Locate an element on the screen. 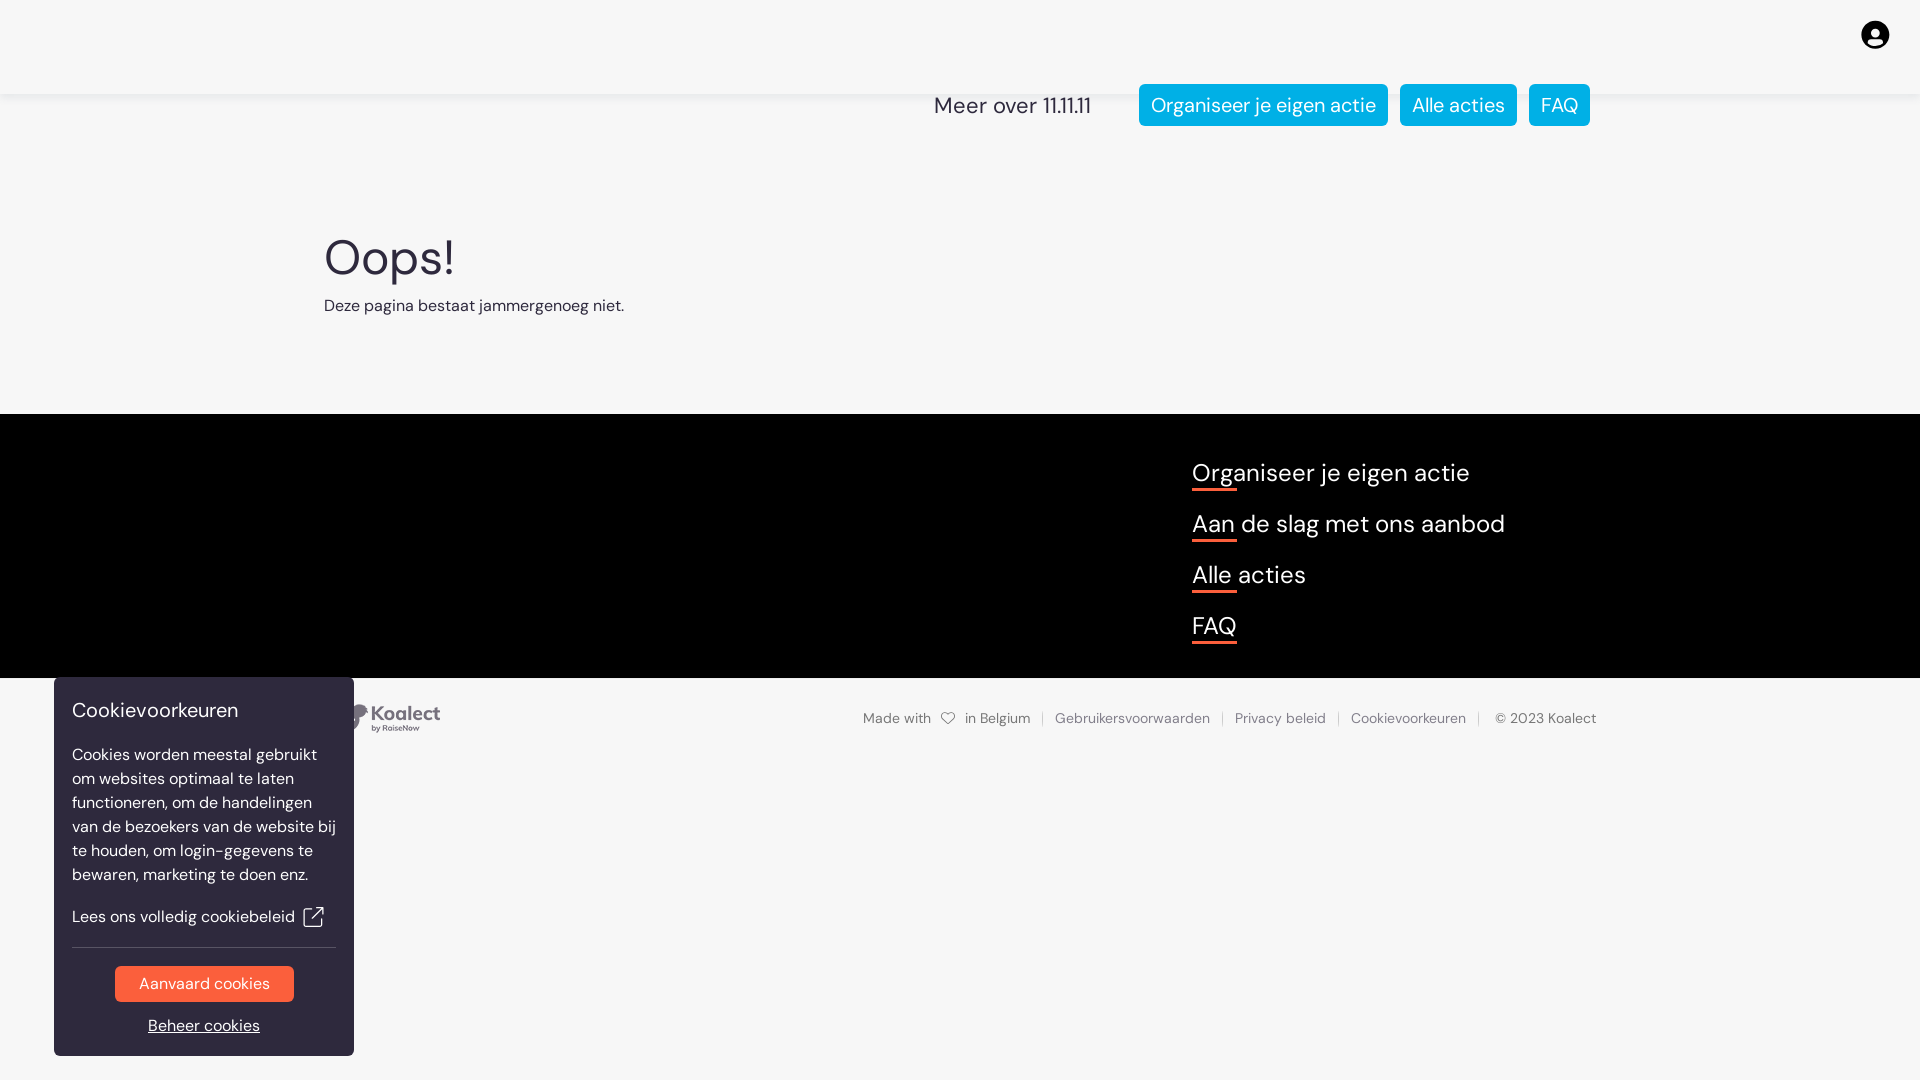 The height and width of the screenshot is (1080, 1920). 'Privacy beleid' is located at coordinates (1233, 716).